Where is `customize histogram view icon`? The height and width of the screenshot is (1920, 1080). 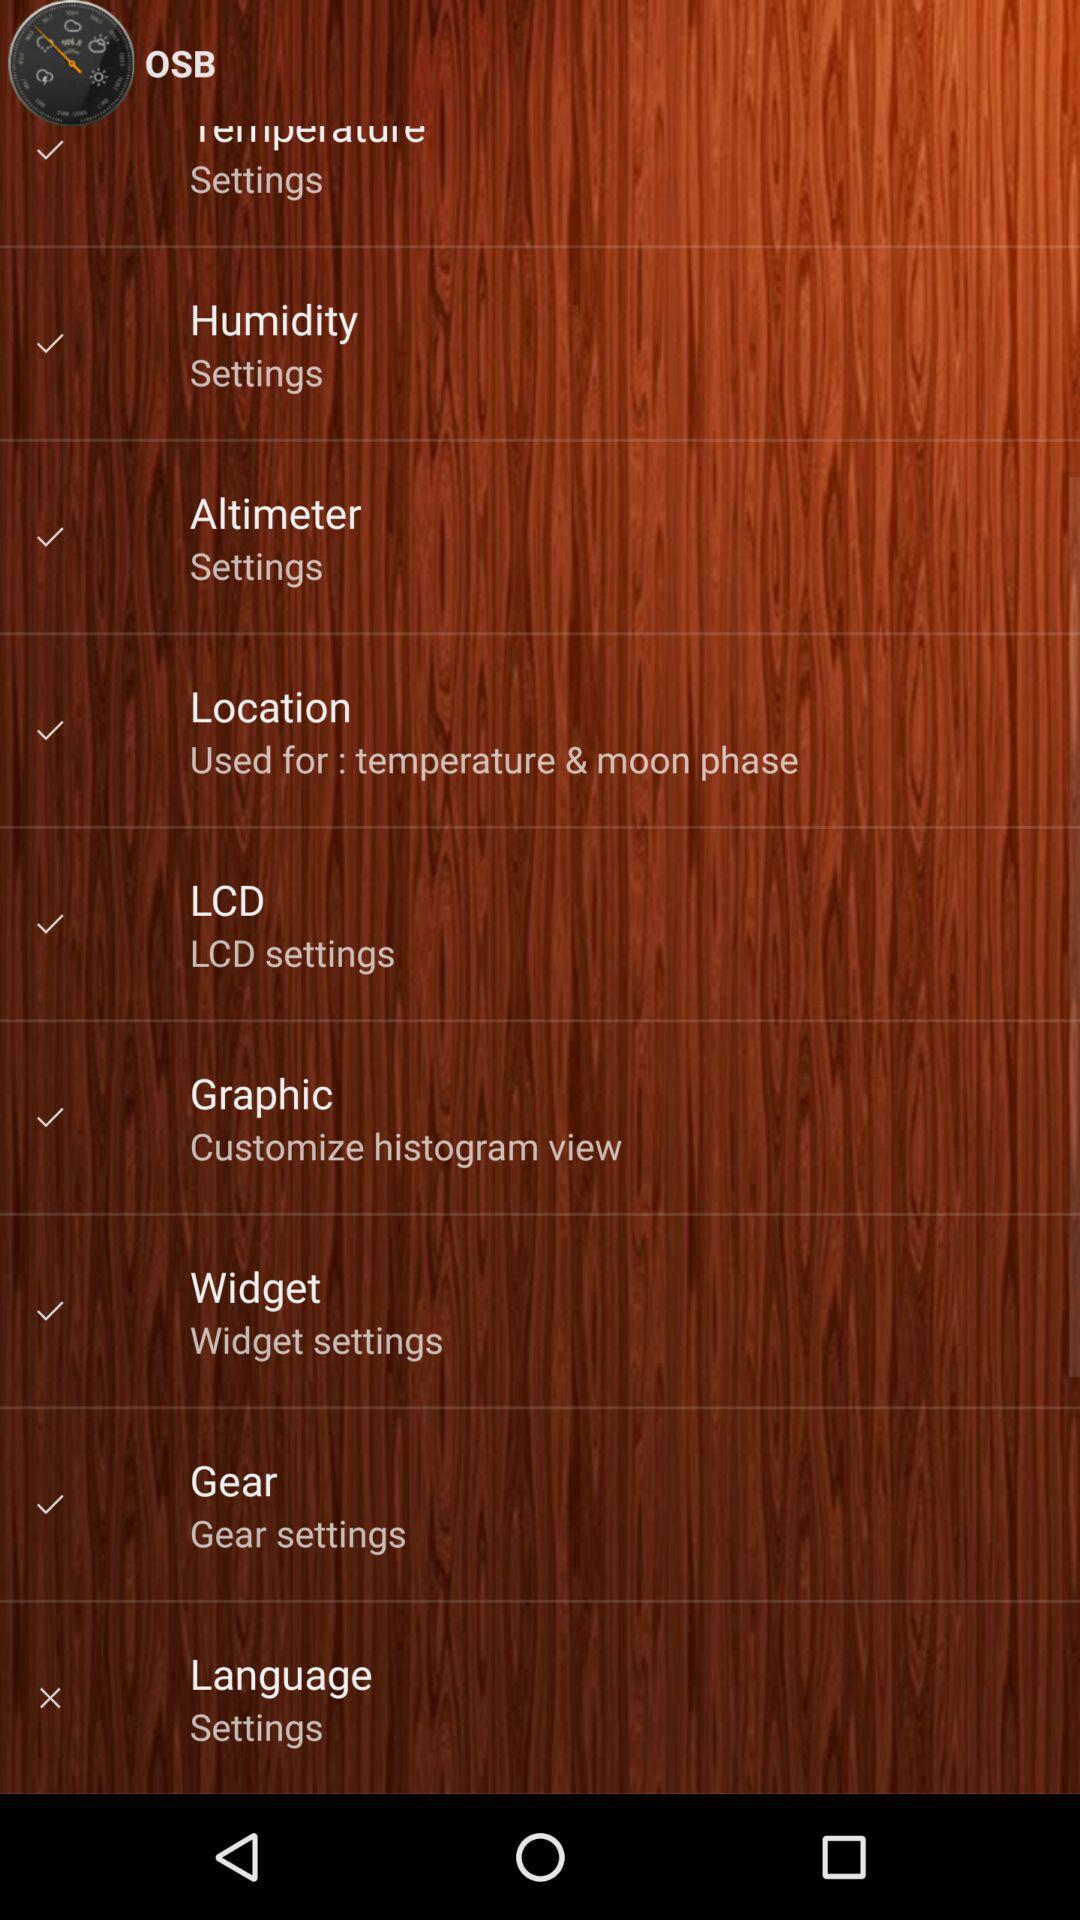
customize histogram view icon is located at coordinates (405, 1146).